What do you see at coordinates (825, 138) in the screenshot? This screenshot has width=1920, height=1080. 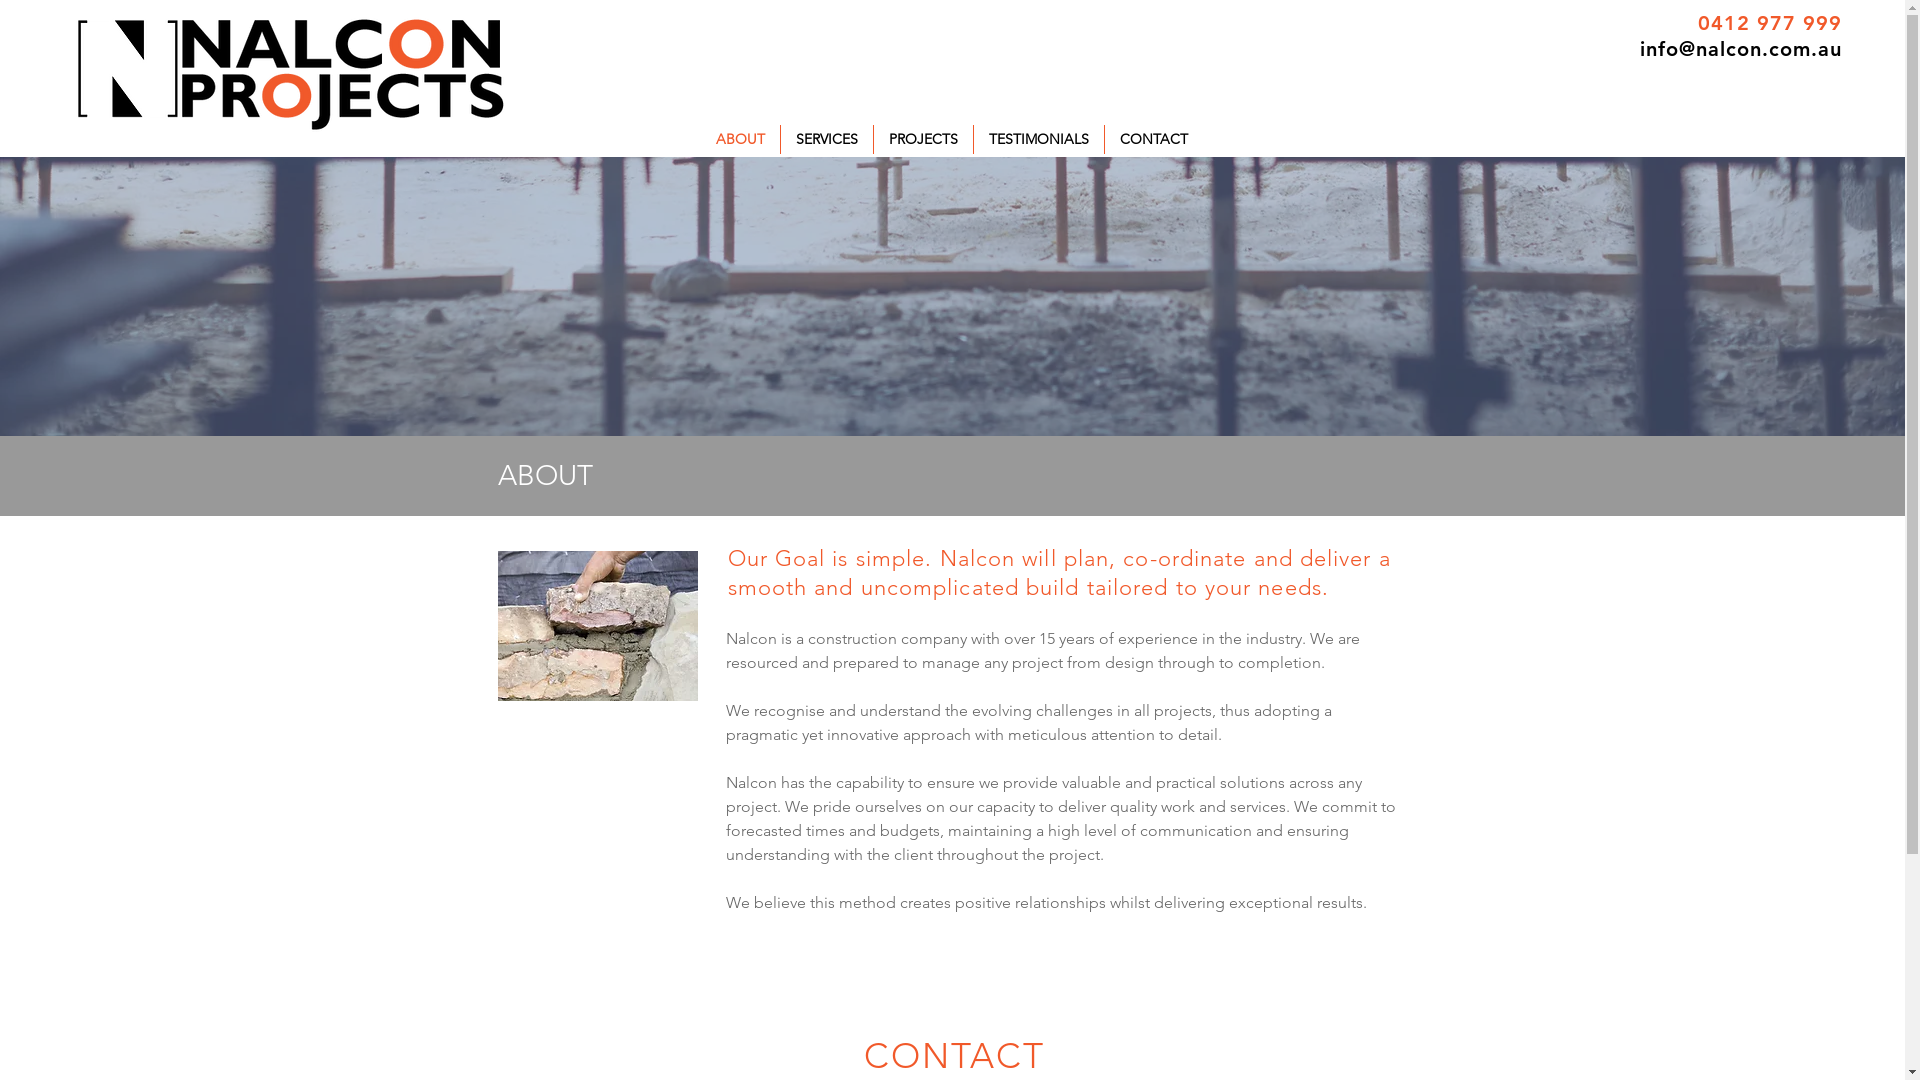 I see `'SERVICES'` at bounding box center [825, 138].